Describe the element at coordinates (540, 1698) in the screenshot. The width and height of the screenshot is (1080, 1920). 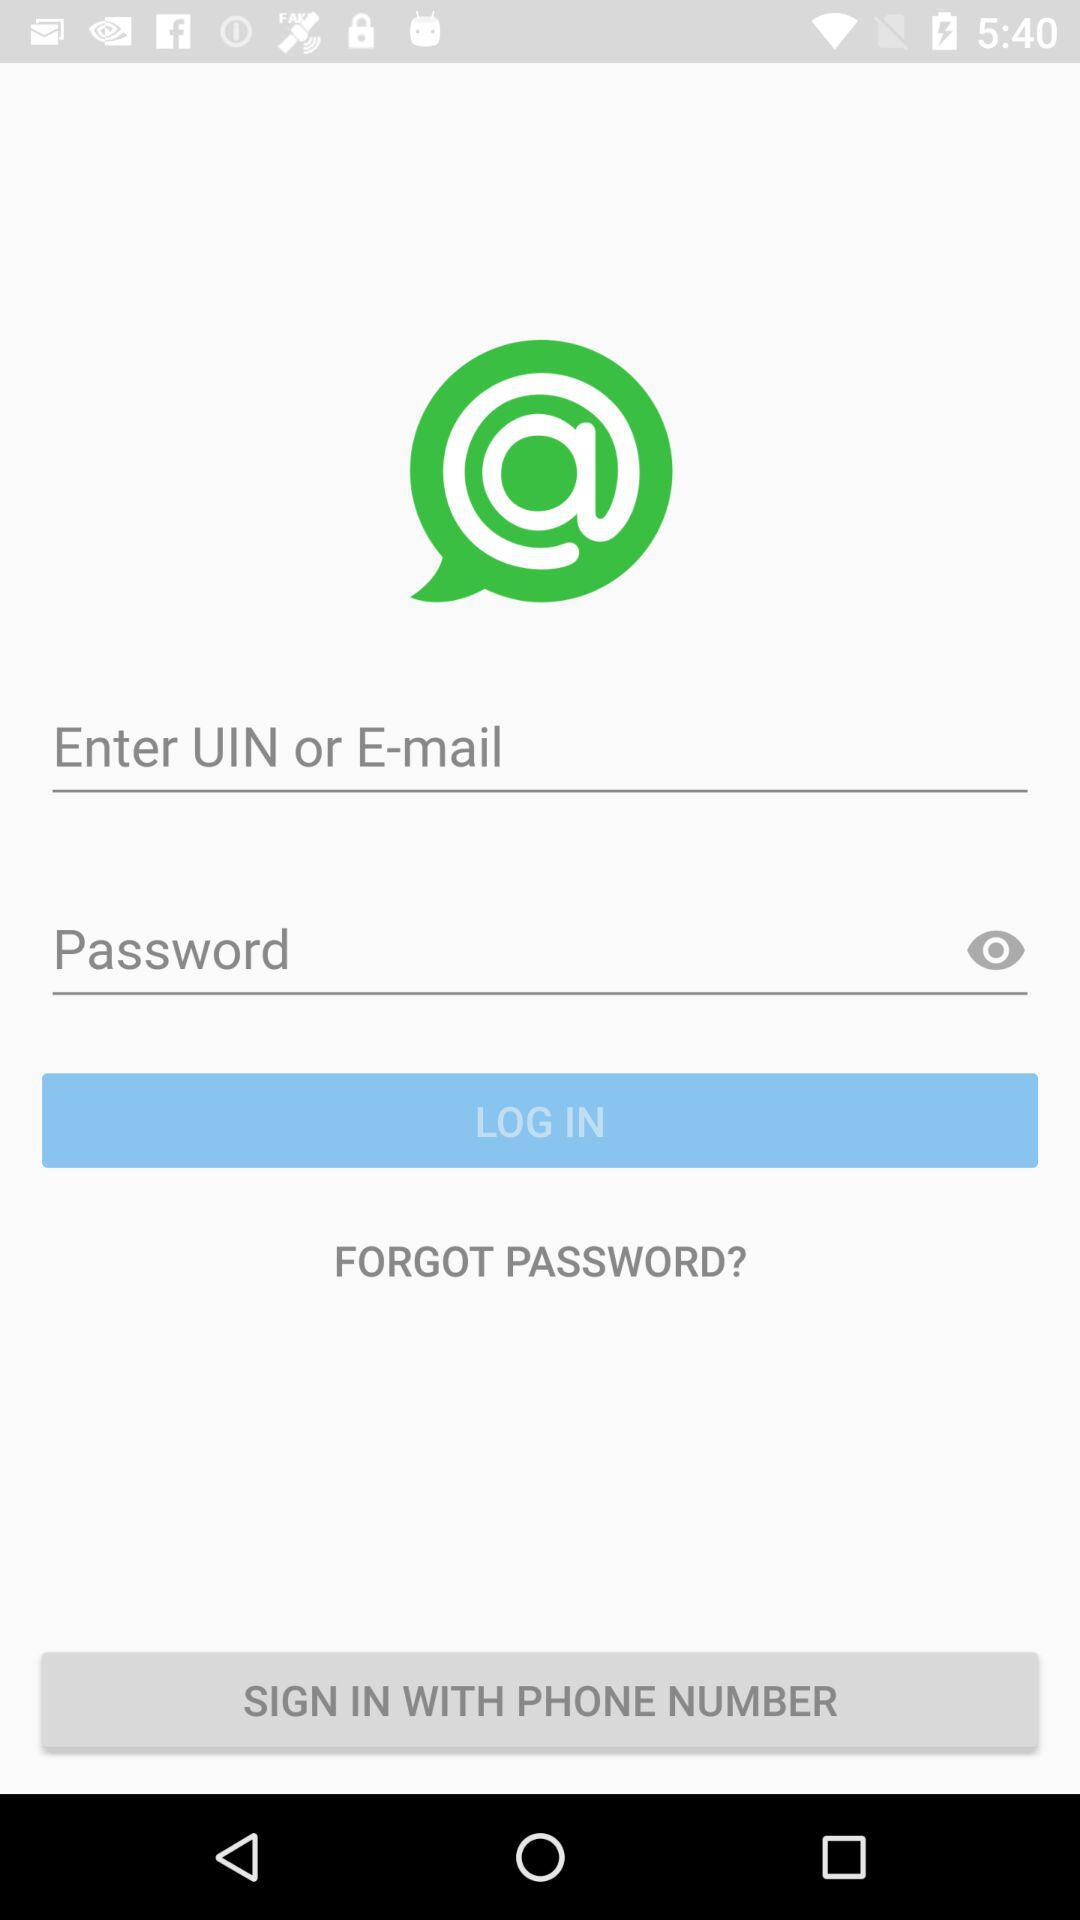
I see `sign in with item` at that location.